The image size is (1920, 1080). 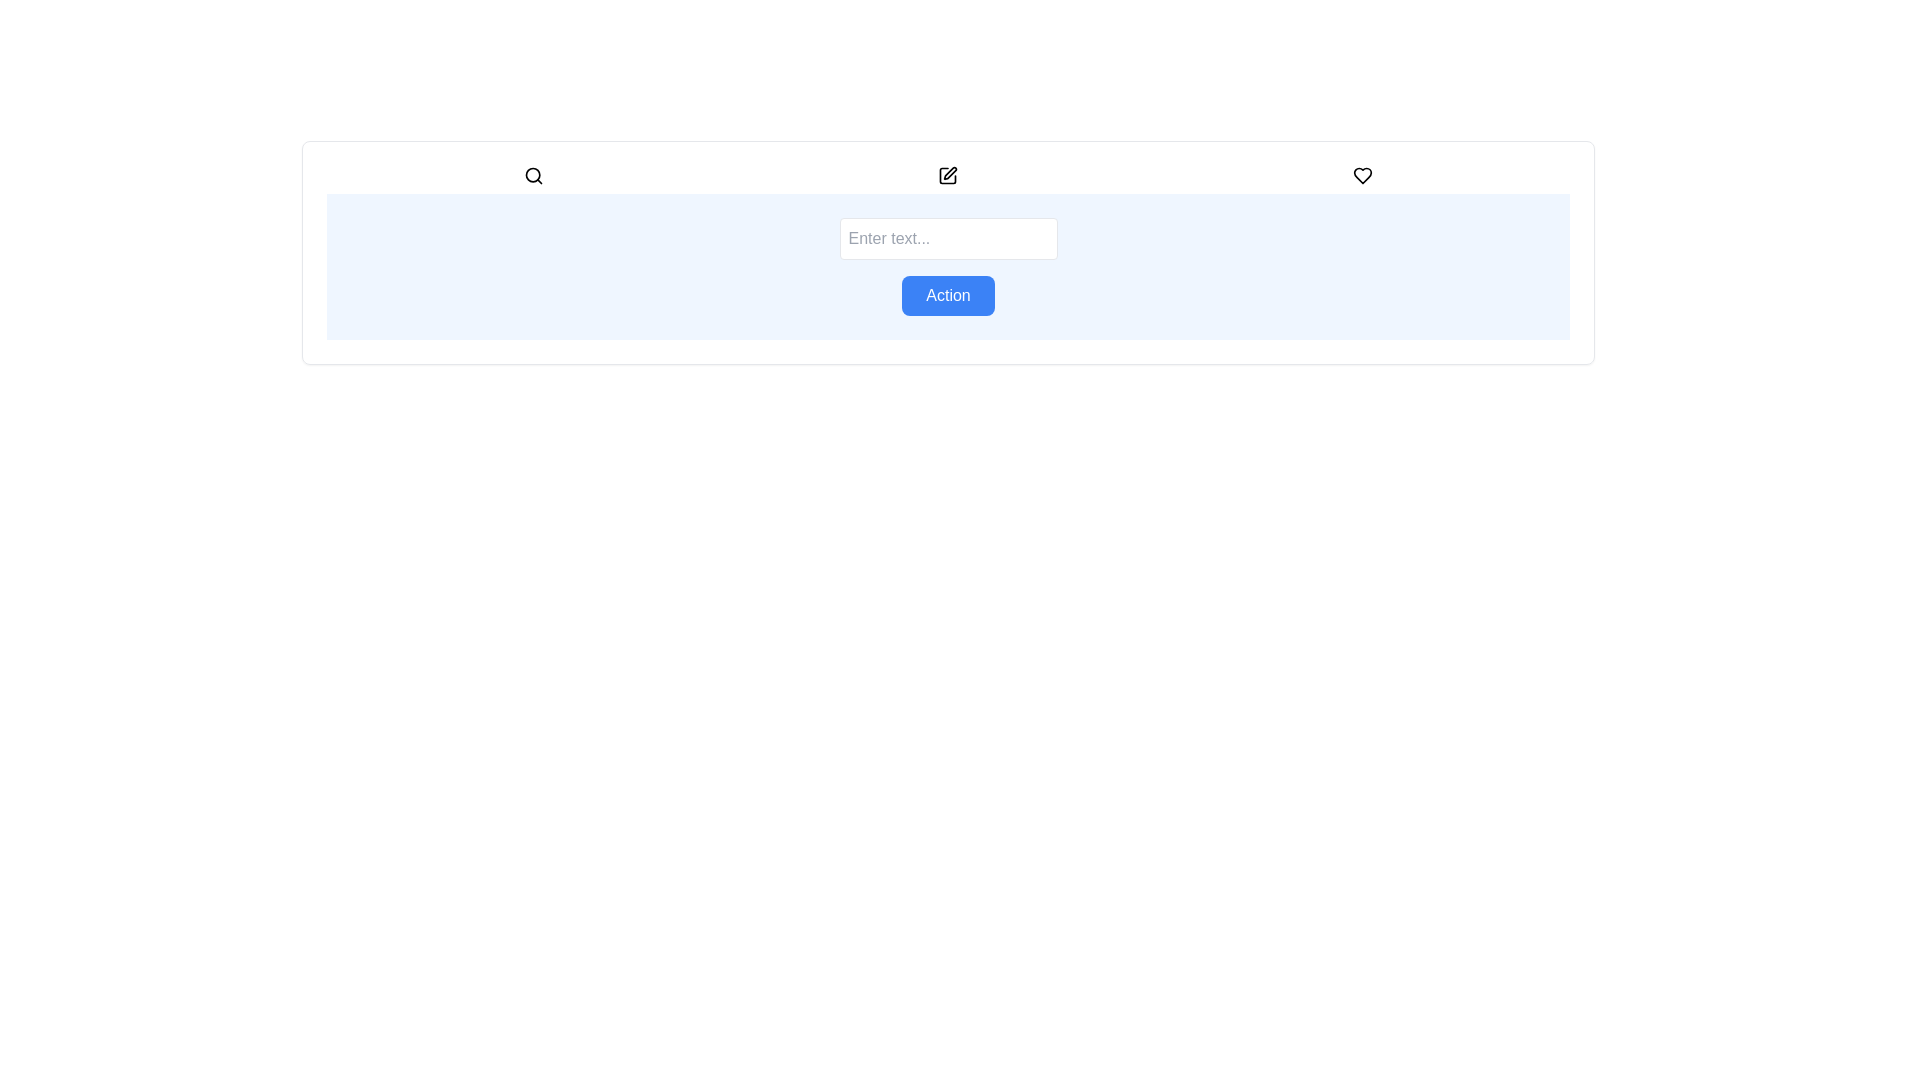 I want to click on the tab corresponding to Favorites, so click(x=1361, y=175).